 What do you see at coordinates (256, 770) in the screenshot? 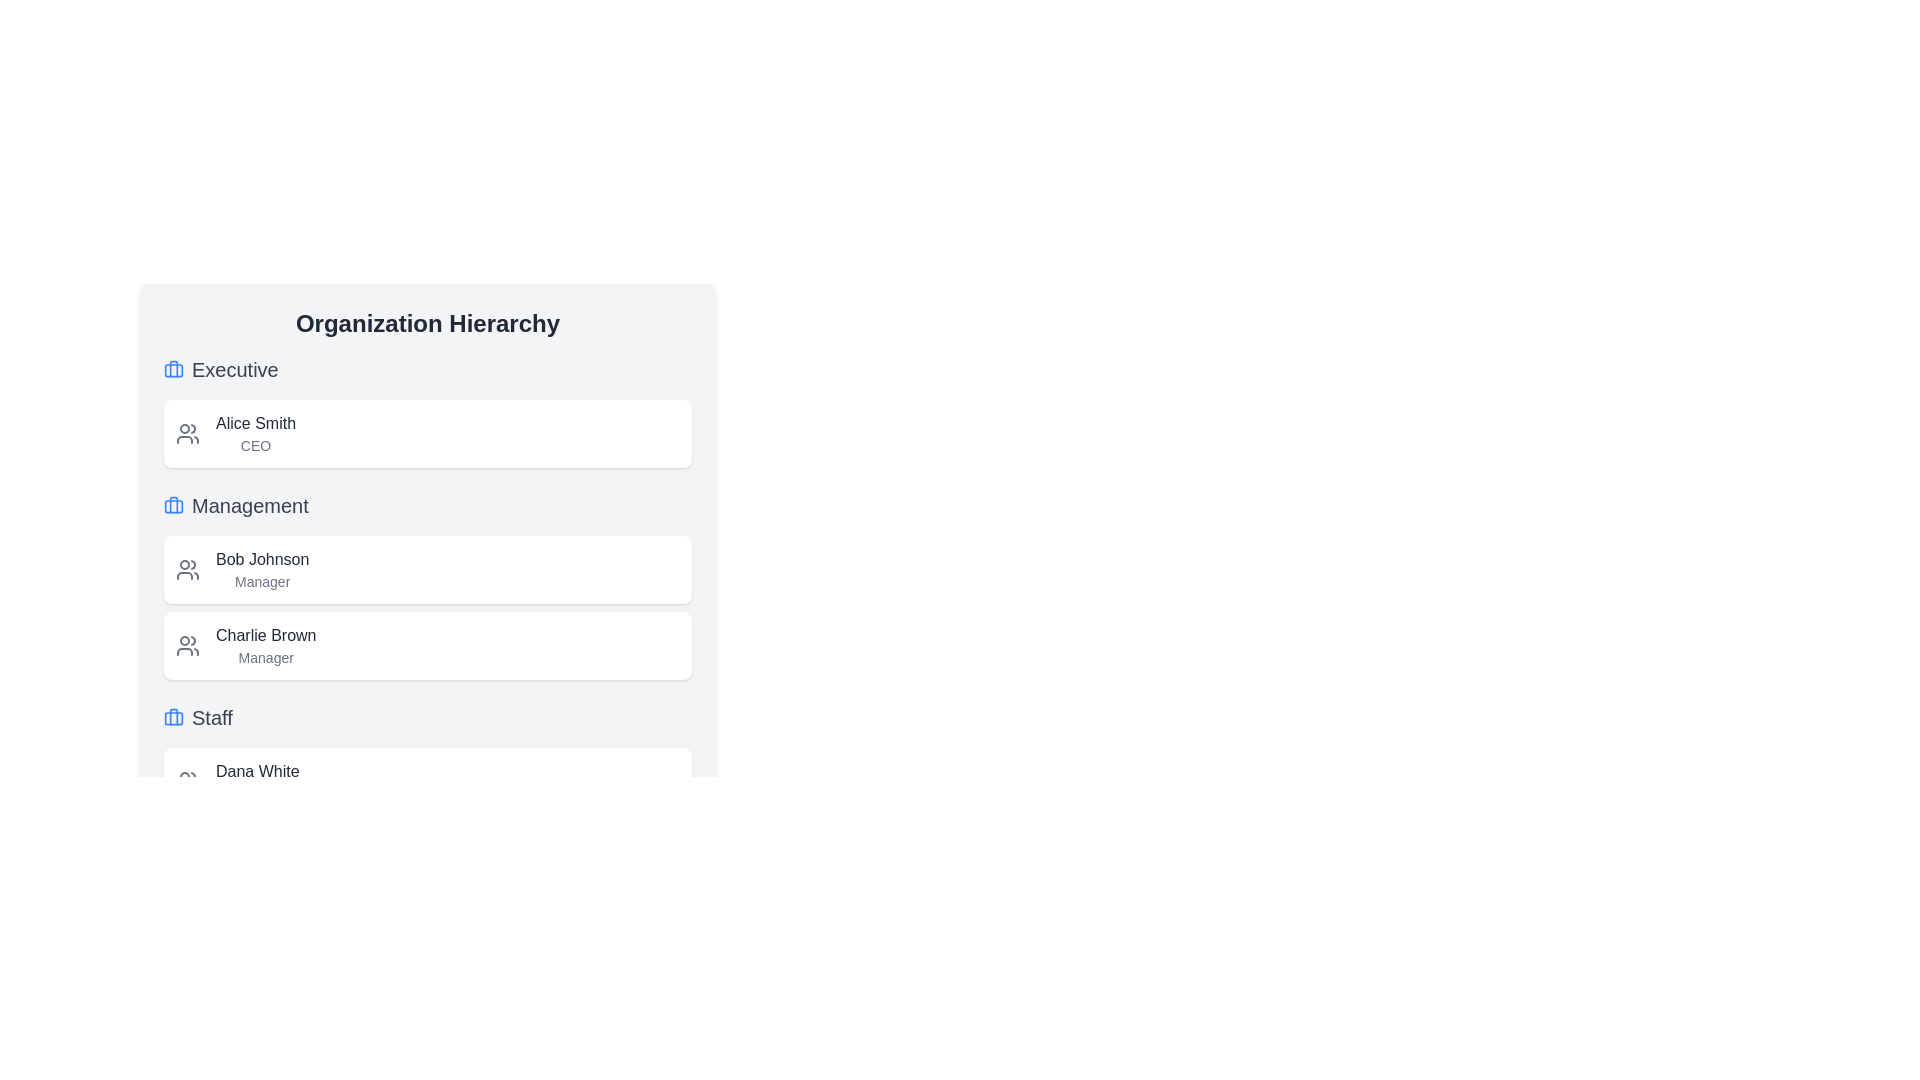
I see `the Text Label displaying an individual's name located in the 'Staff' section, positioned above the role title 'Developer'` at bounding box center [256, 770].